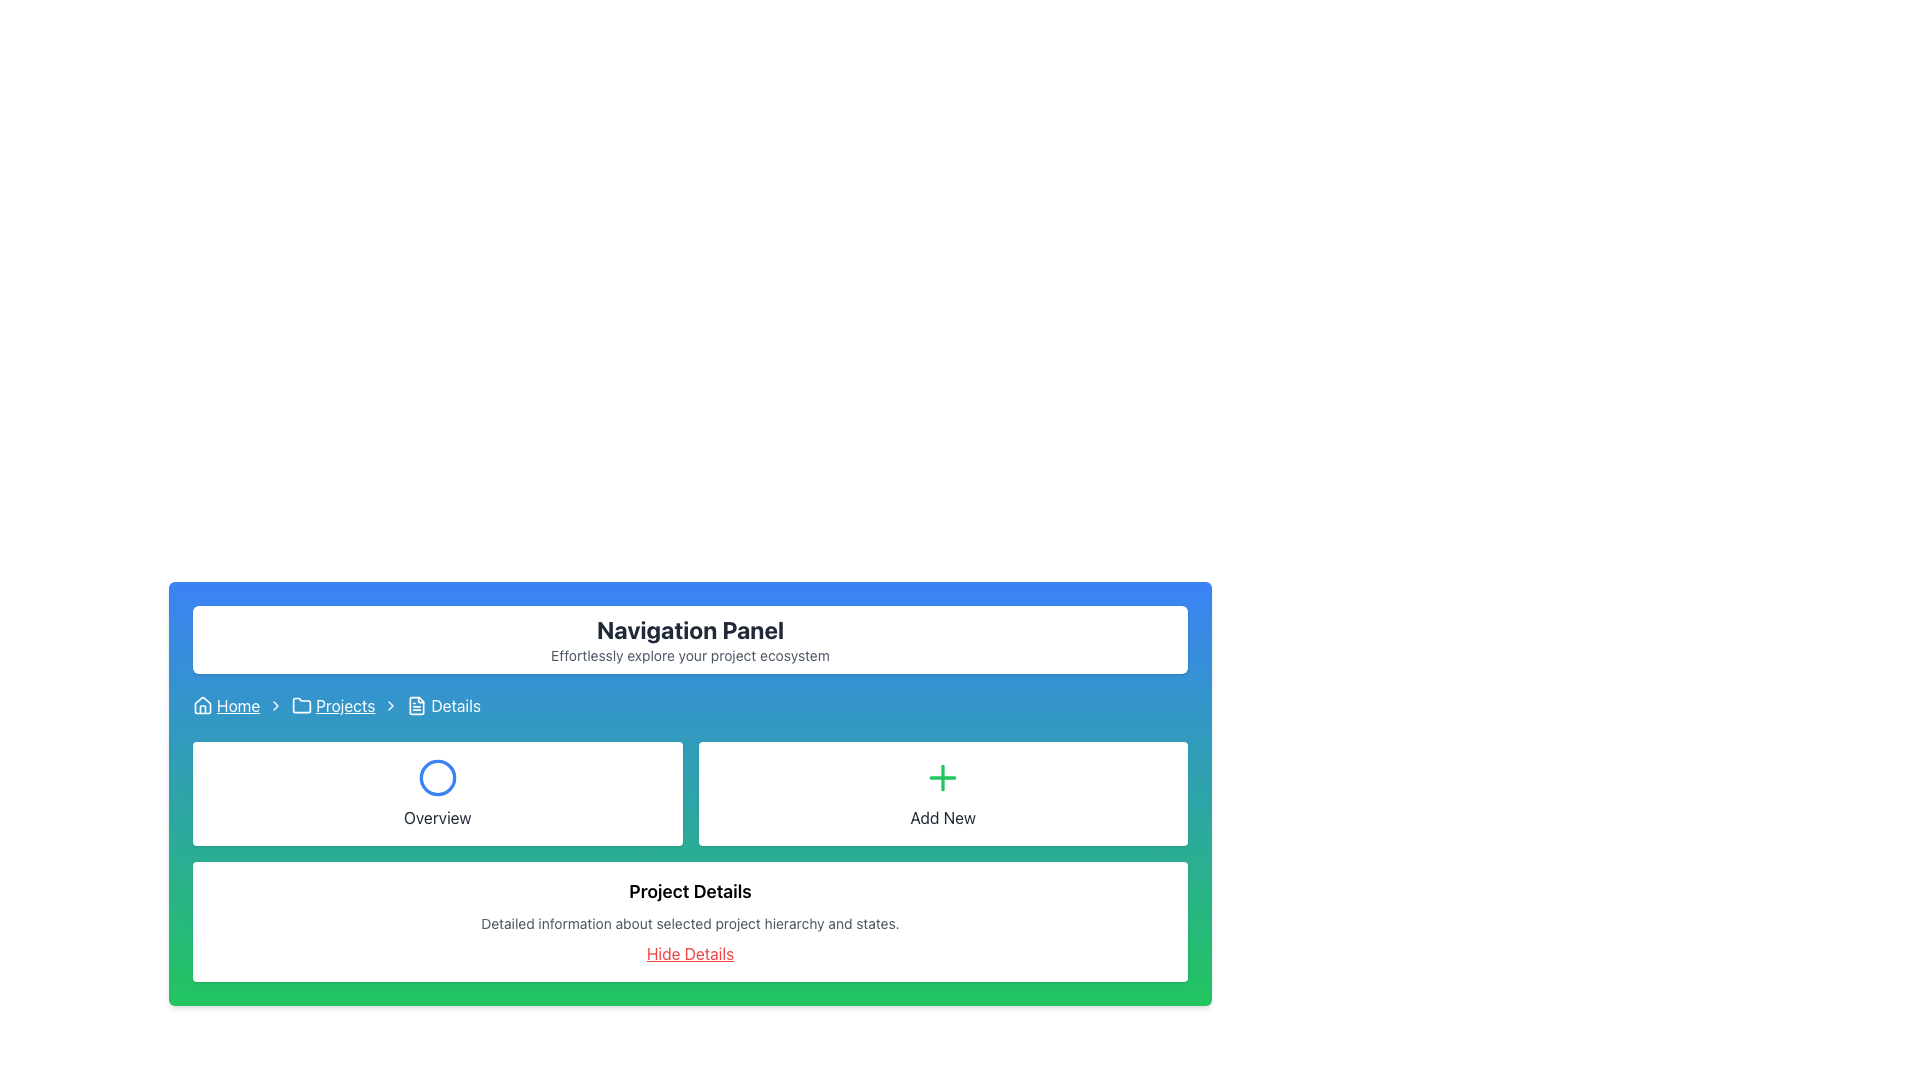 Image resolution: width=1920 pixels, height=1080 pixels. Describe the element at coordinates (301, 704) in the screenshot. I see `the folder icon located to the left of the 'Projects' label in the breadcrumb navigation bar to associate it with the navigational text` at that location.